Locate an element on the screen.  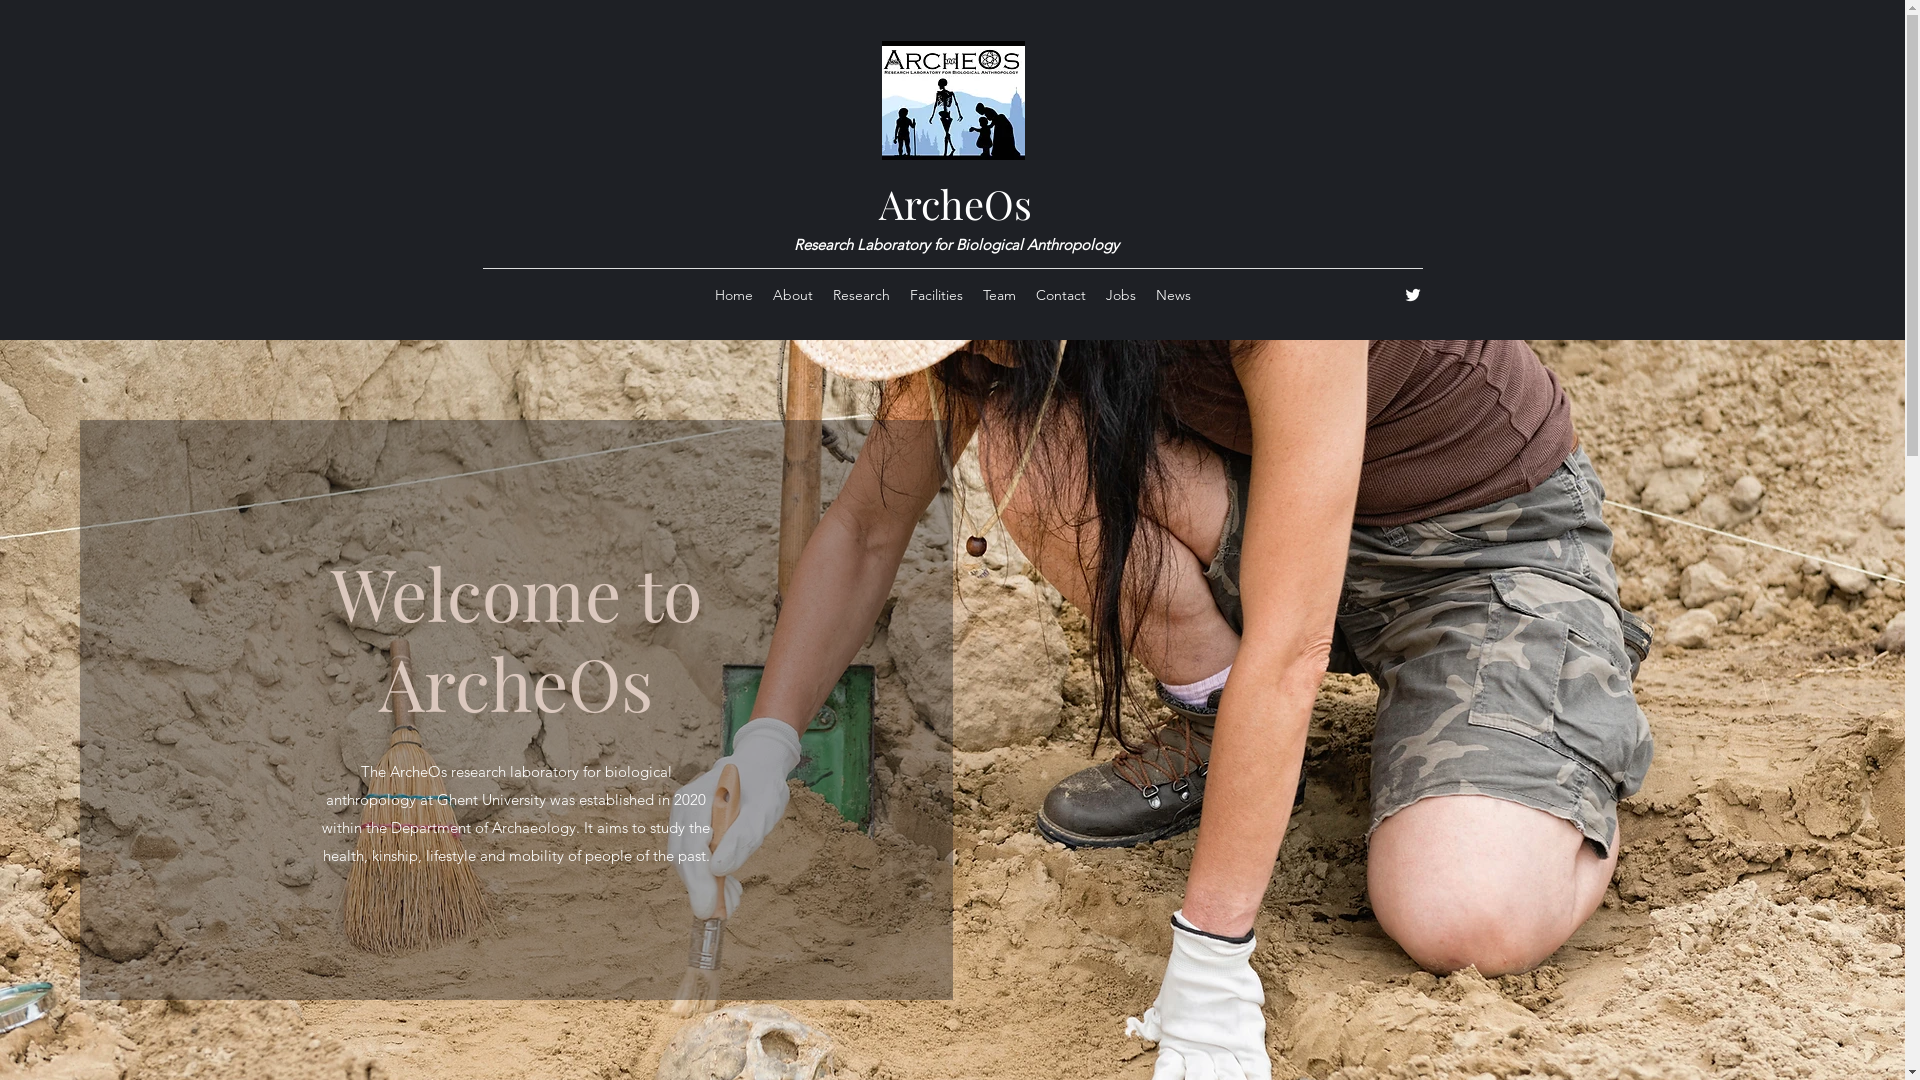
'ArcheOs' is located at coordinates (953, 203).